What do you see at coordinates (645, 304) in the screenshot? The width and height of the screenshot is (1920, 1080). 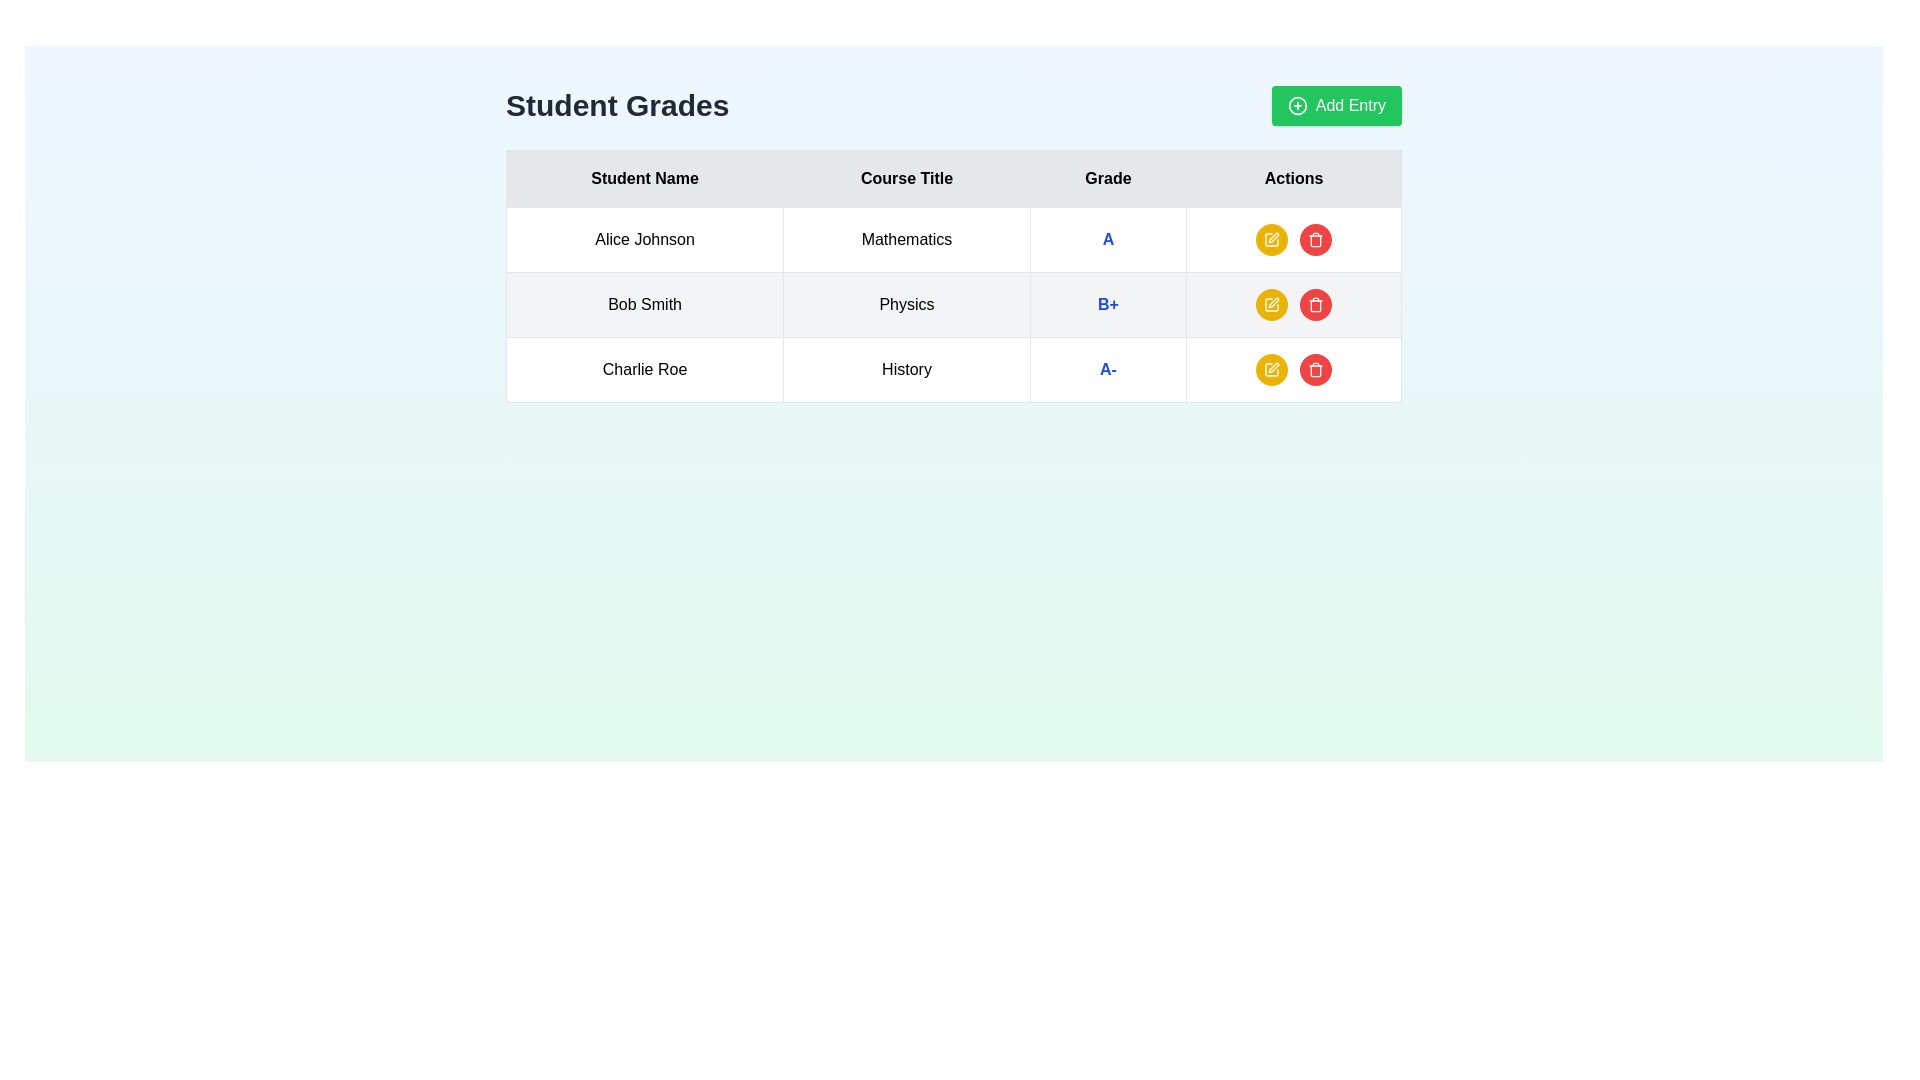 I see `the static text label displaying 'Bob Smith' located in the second row, first column of the table under the 'Student Name' header` at bounding box center [645, 304].